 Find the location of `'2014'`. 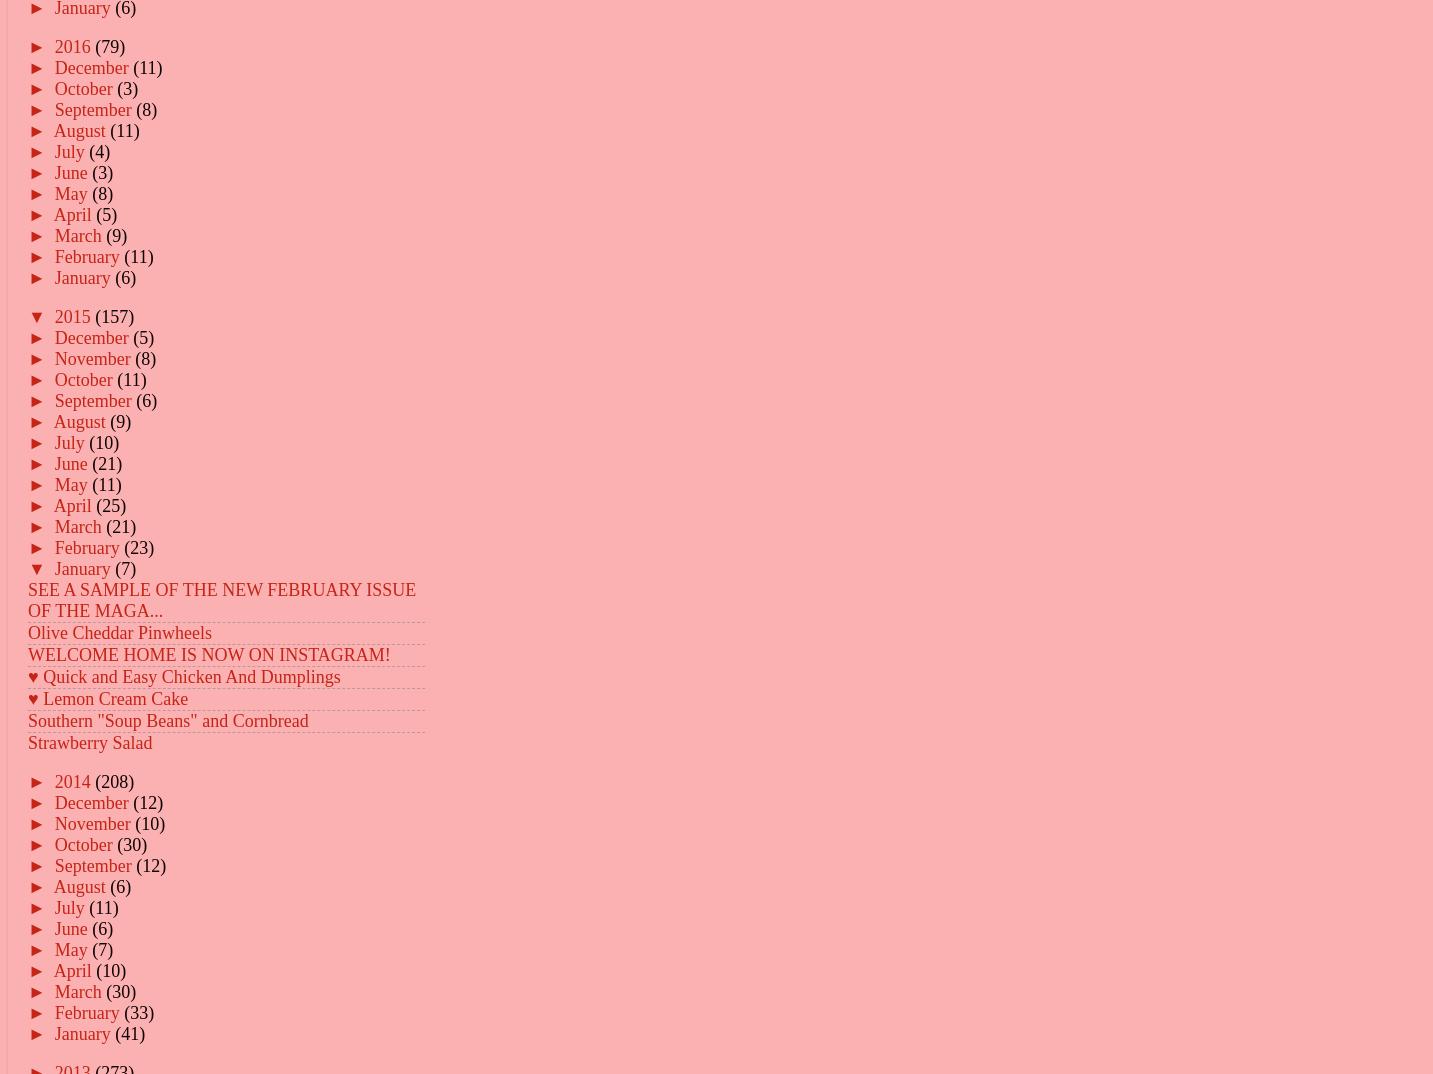

'2014' is located at coordinates (73, 780).